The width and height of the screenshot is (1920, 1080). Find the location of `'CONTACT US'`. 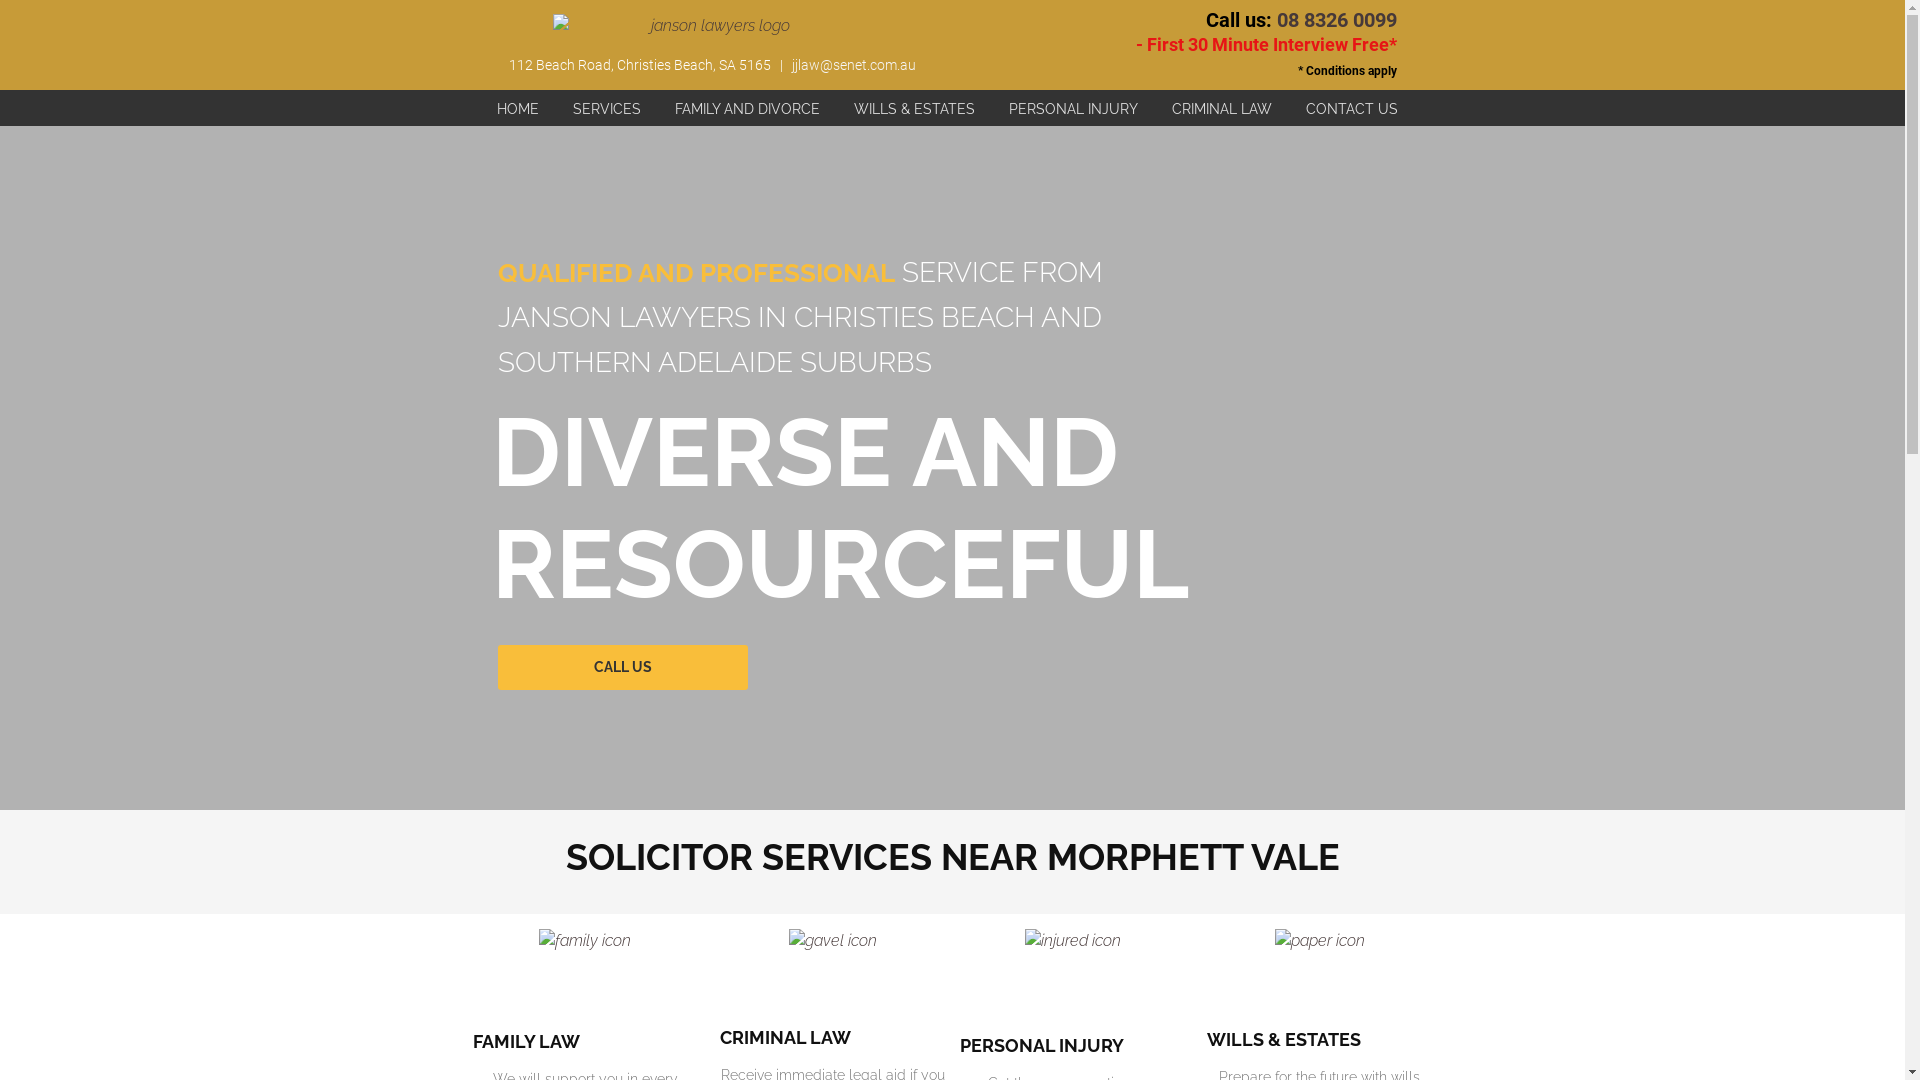

'CONTACT US' is located at coordinates (1352, 108).